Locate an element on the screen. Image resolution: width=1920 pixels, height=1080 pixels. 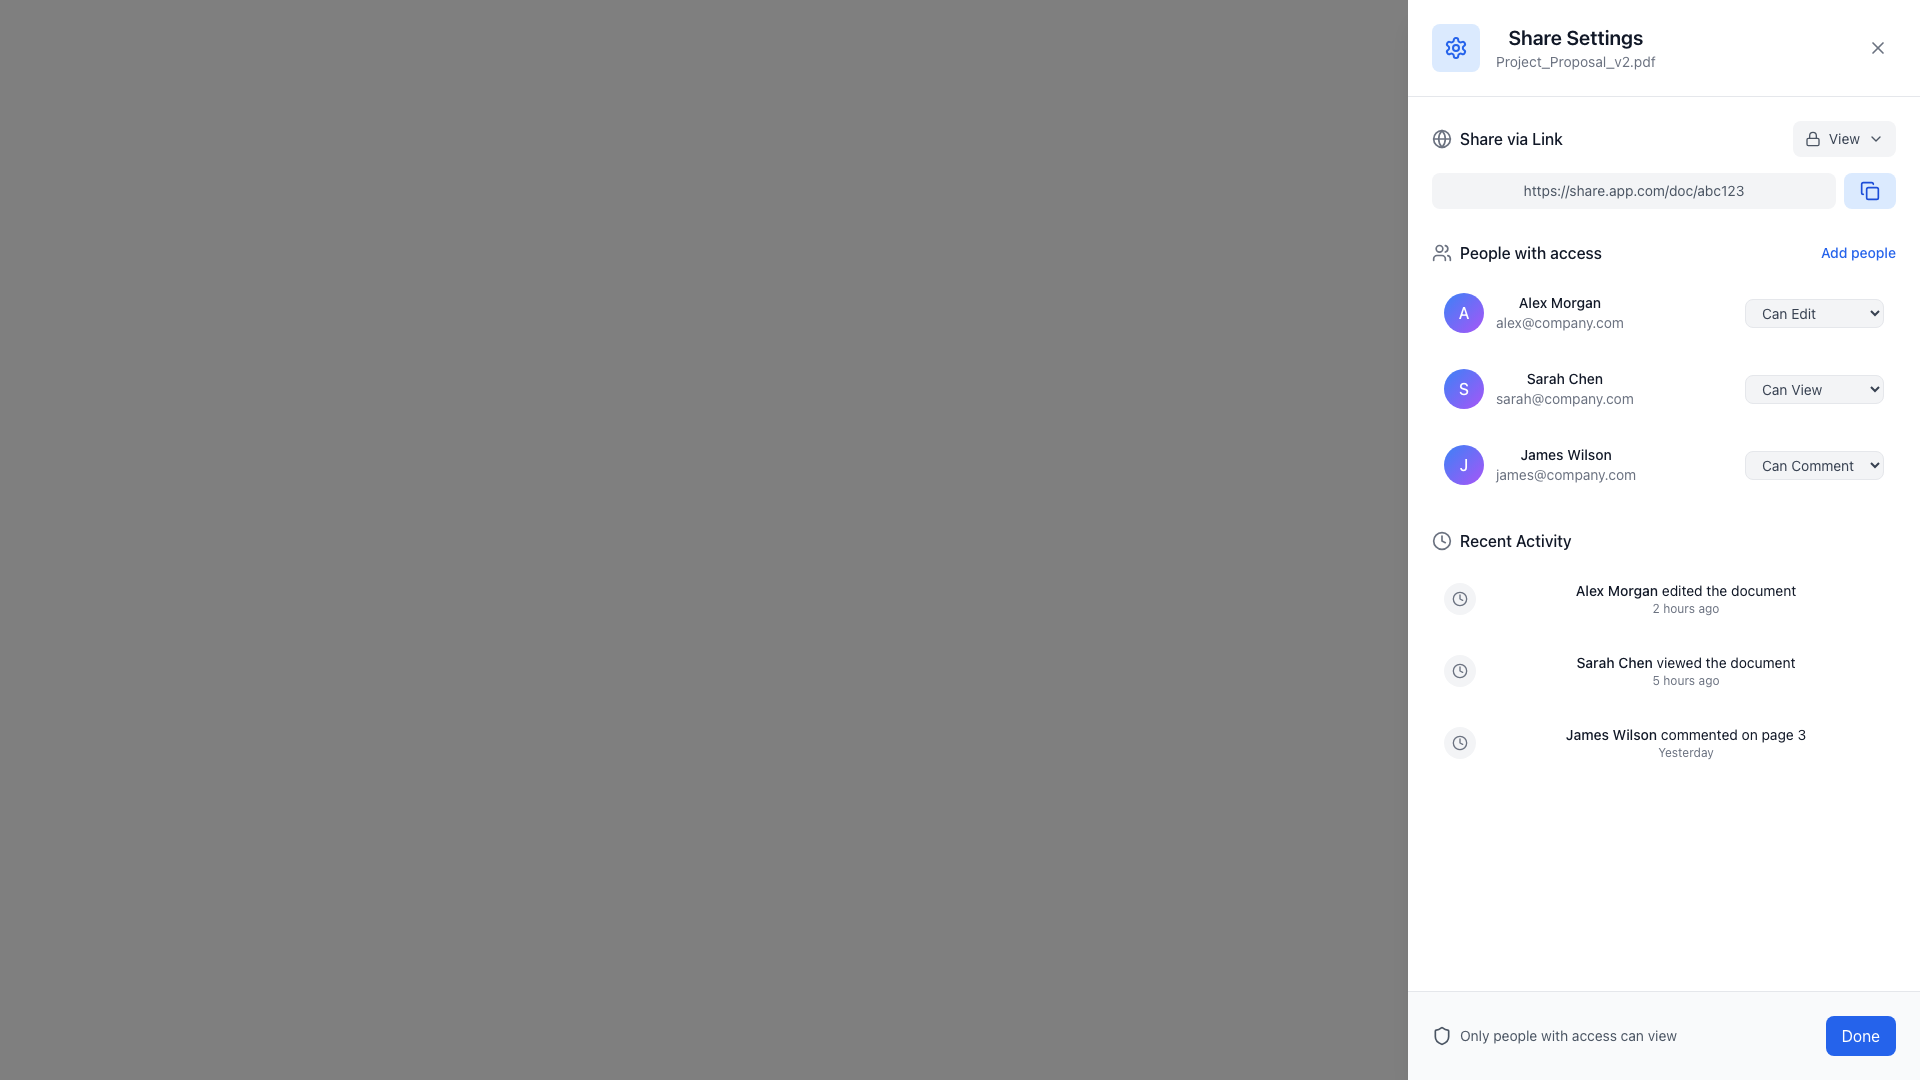
the recent activity clock icon, which is displayed within a rounded light-gray background circle is located at coordinates (1459, 743).